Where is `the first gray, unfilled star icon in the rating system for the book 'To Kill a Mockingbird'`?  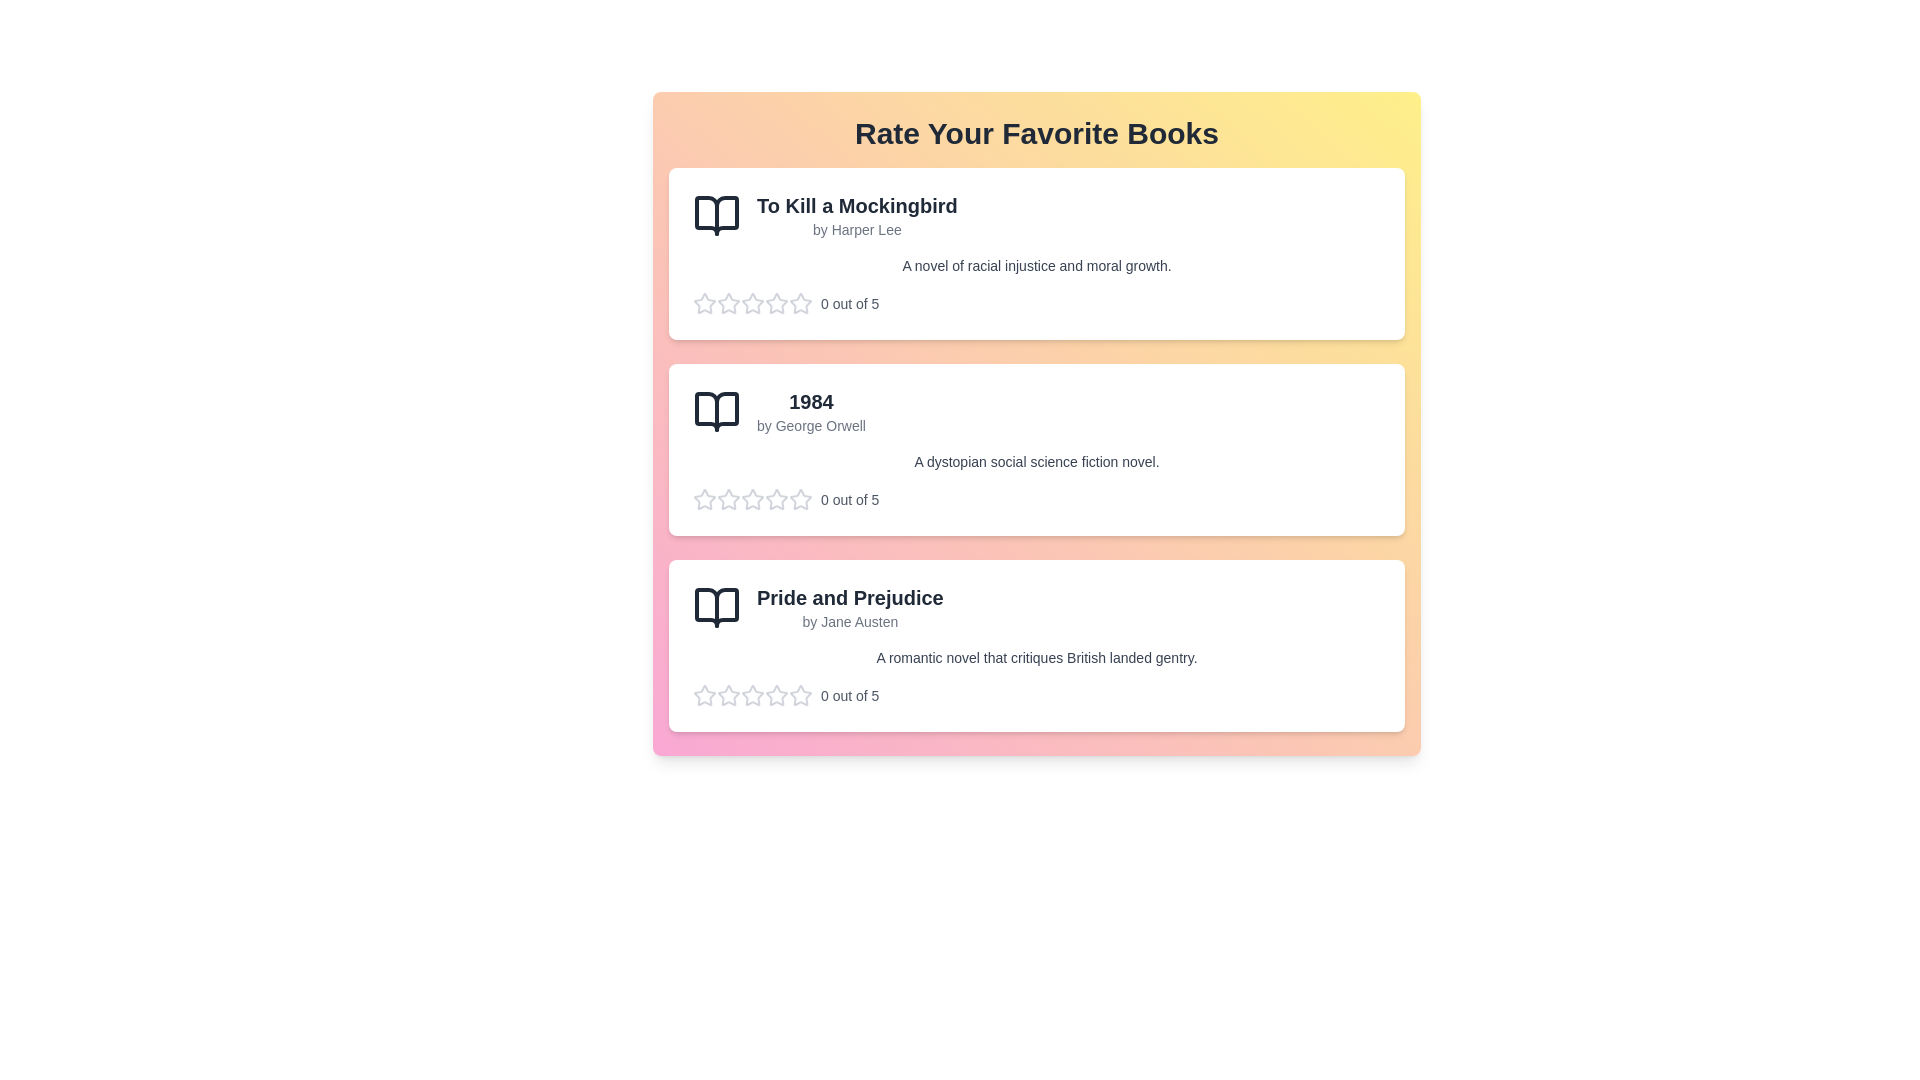
the first gray, unfilled star icon in the rating system for the book 'To Kill a Mockingbird' is located at coordinates (705, 303).